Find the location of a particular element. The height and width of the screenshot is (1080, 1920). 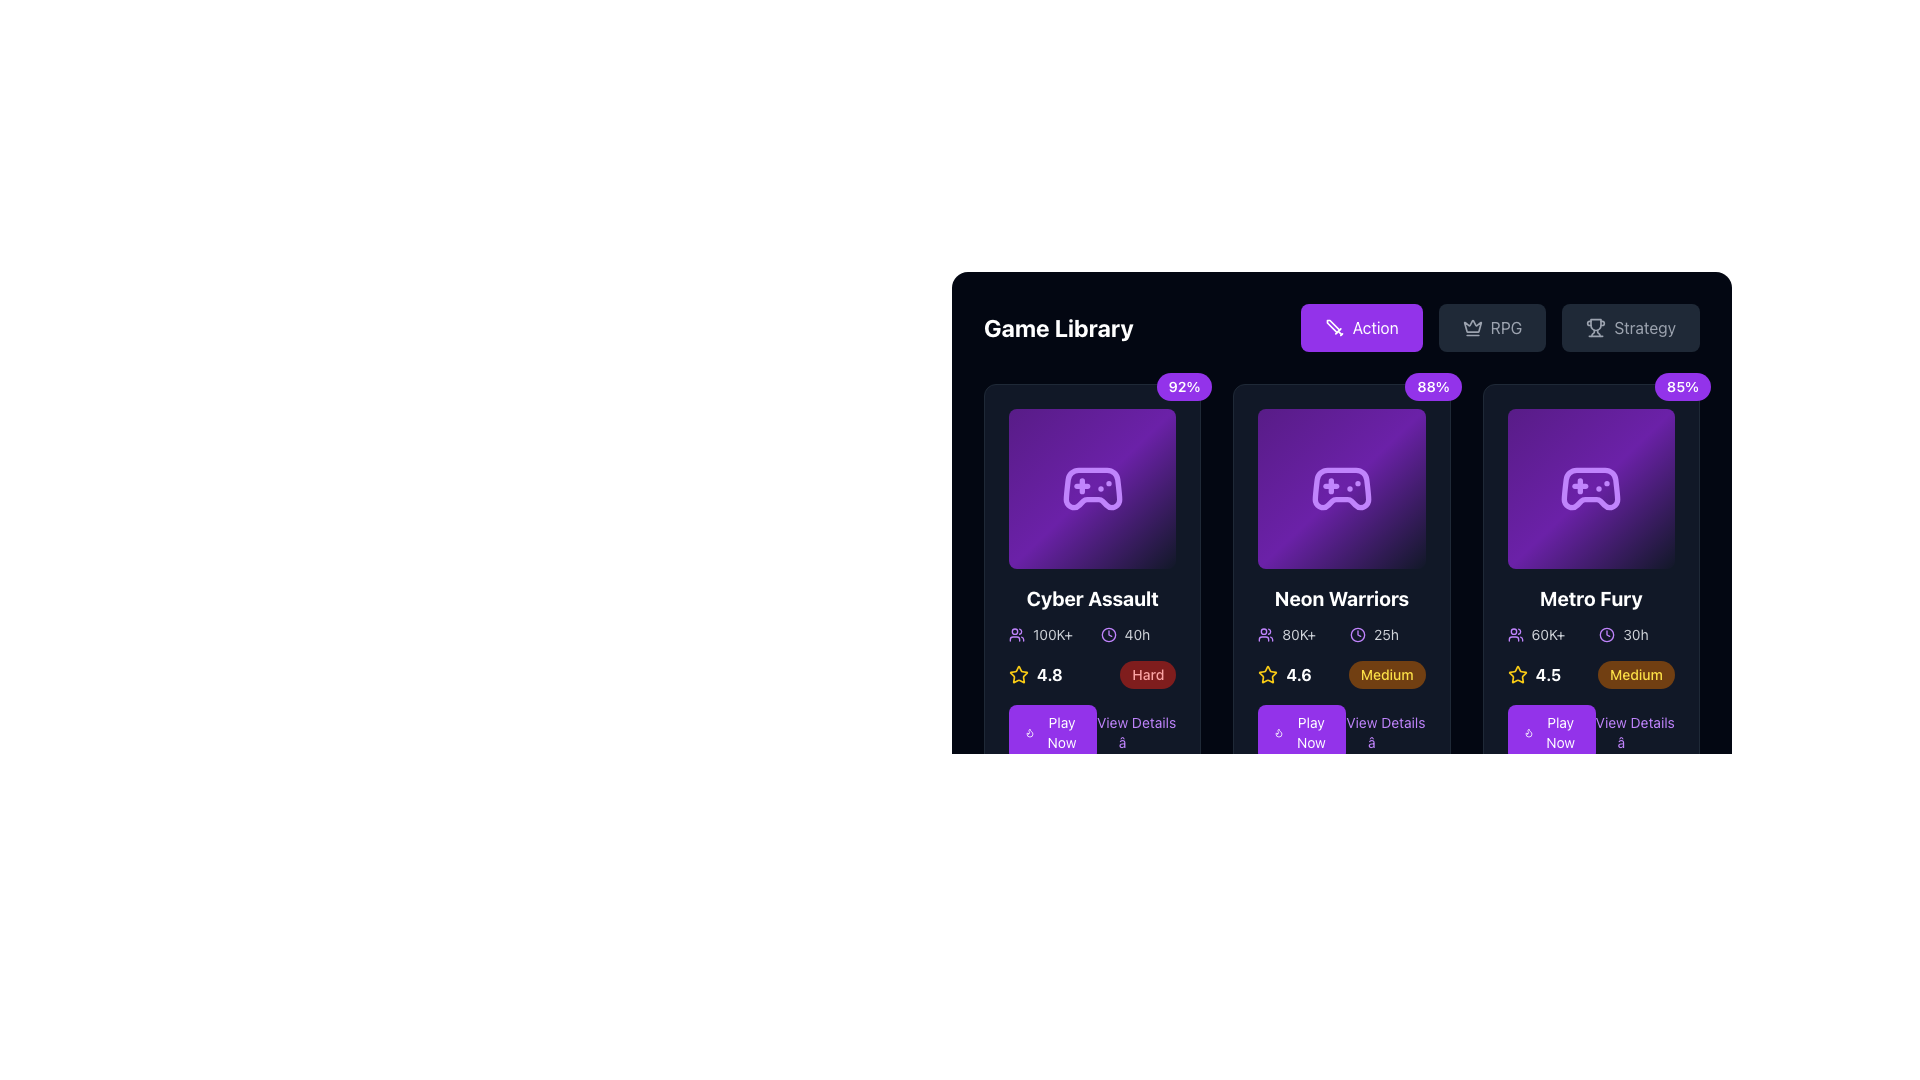

the 'RPG' button in the horizontal button group is located at coordinates (1499, 326).